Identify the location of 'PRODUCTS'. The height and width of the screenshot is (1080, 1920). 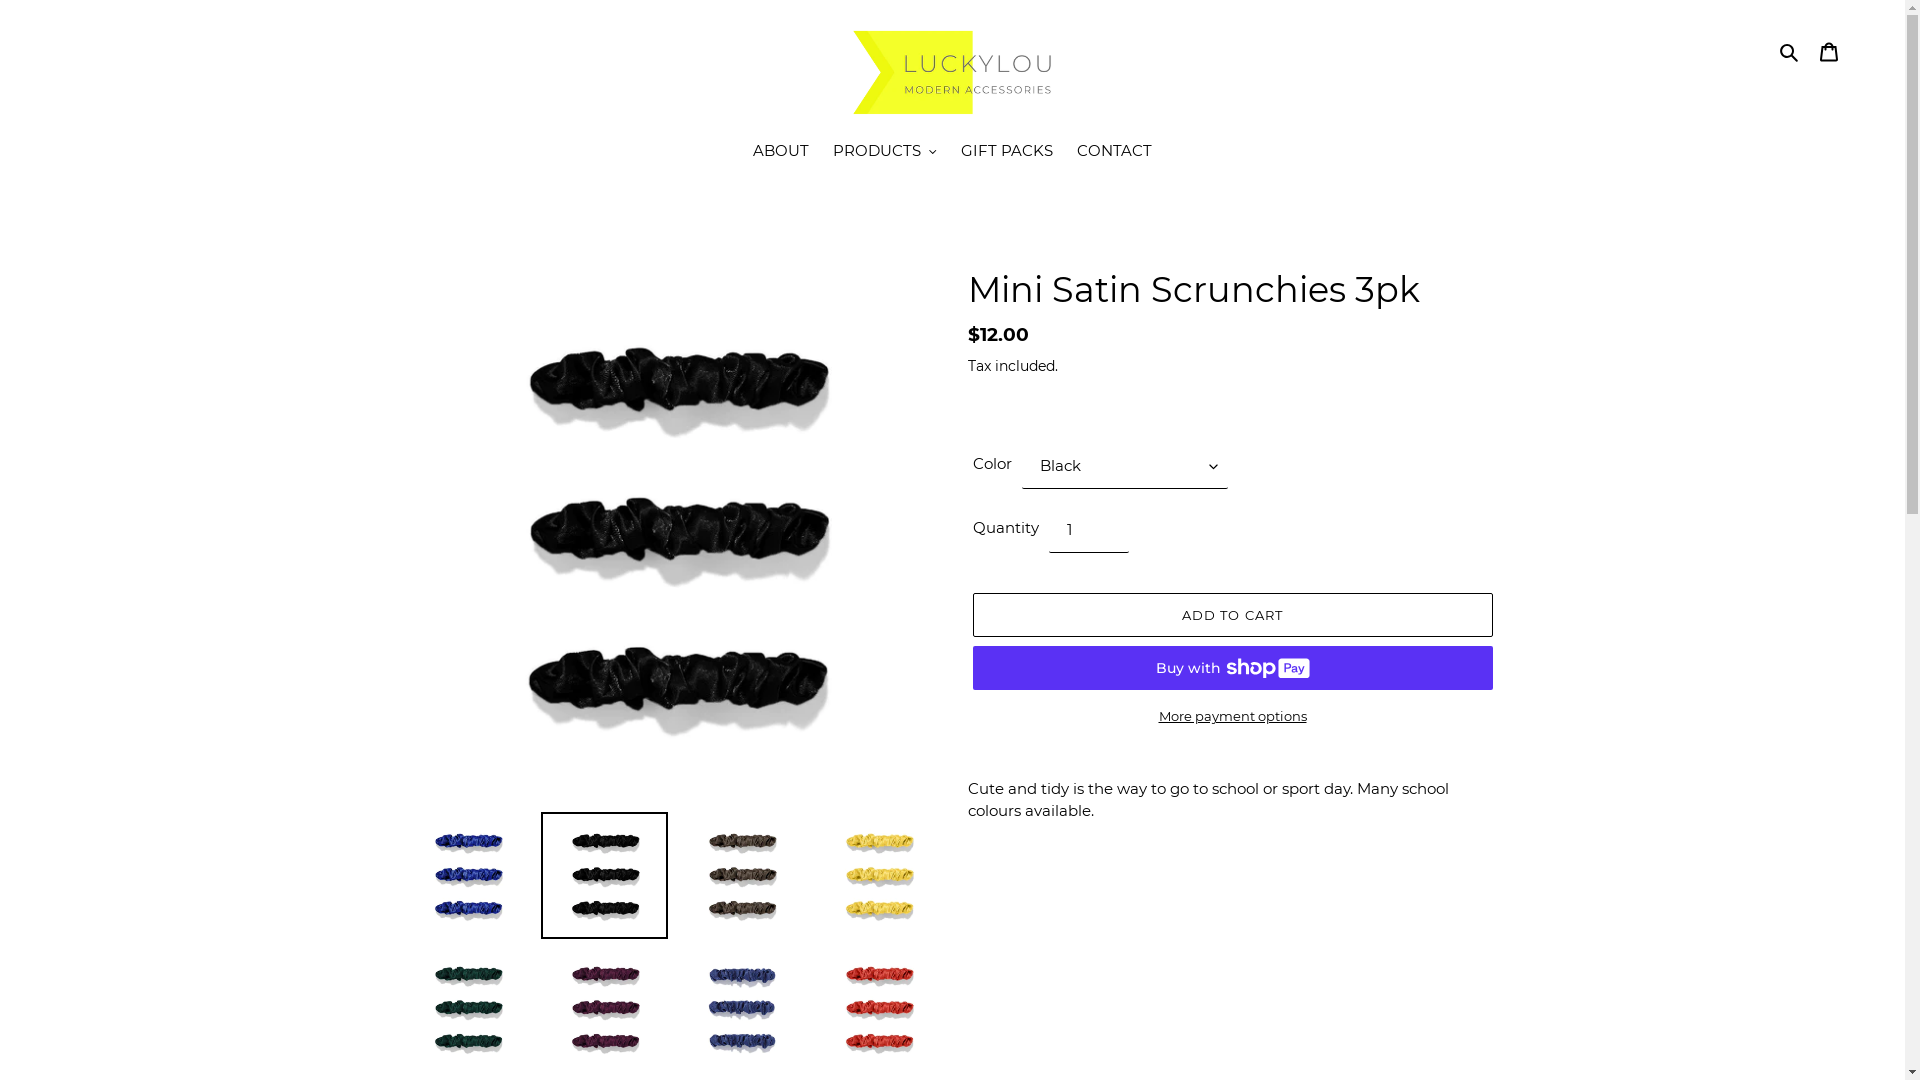
(822, 152).